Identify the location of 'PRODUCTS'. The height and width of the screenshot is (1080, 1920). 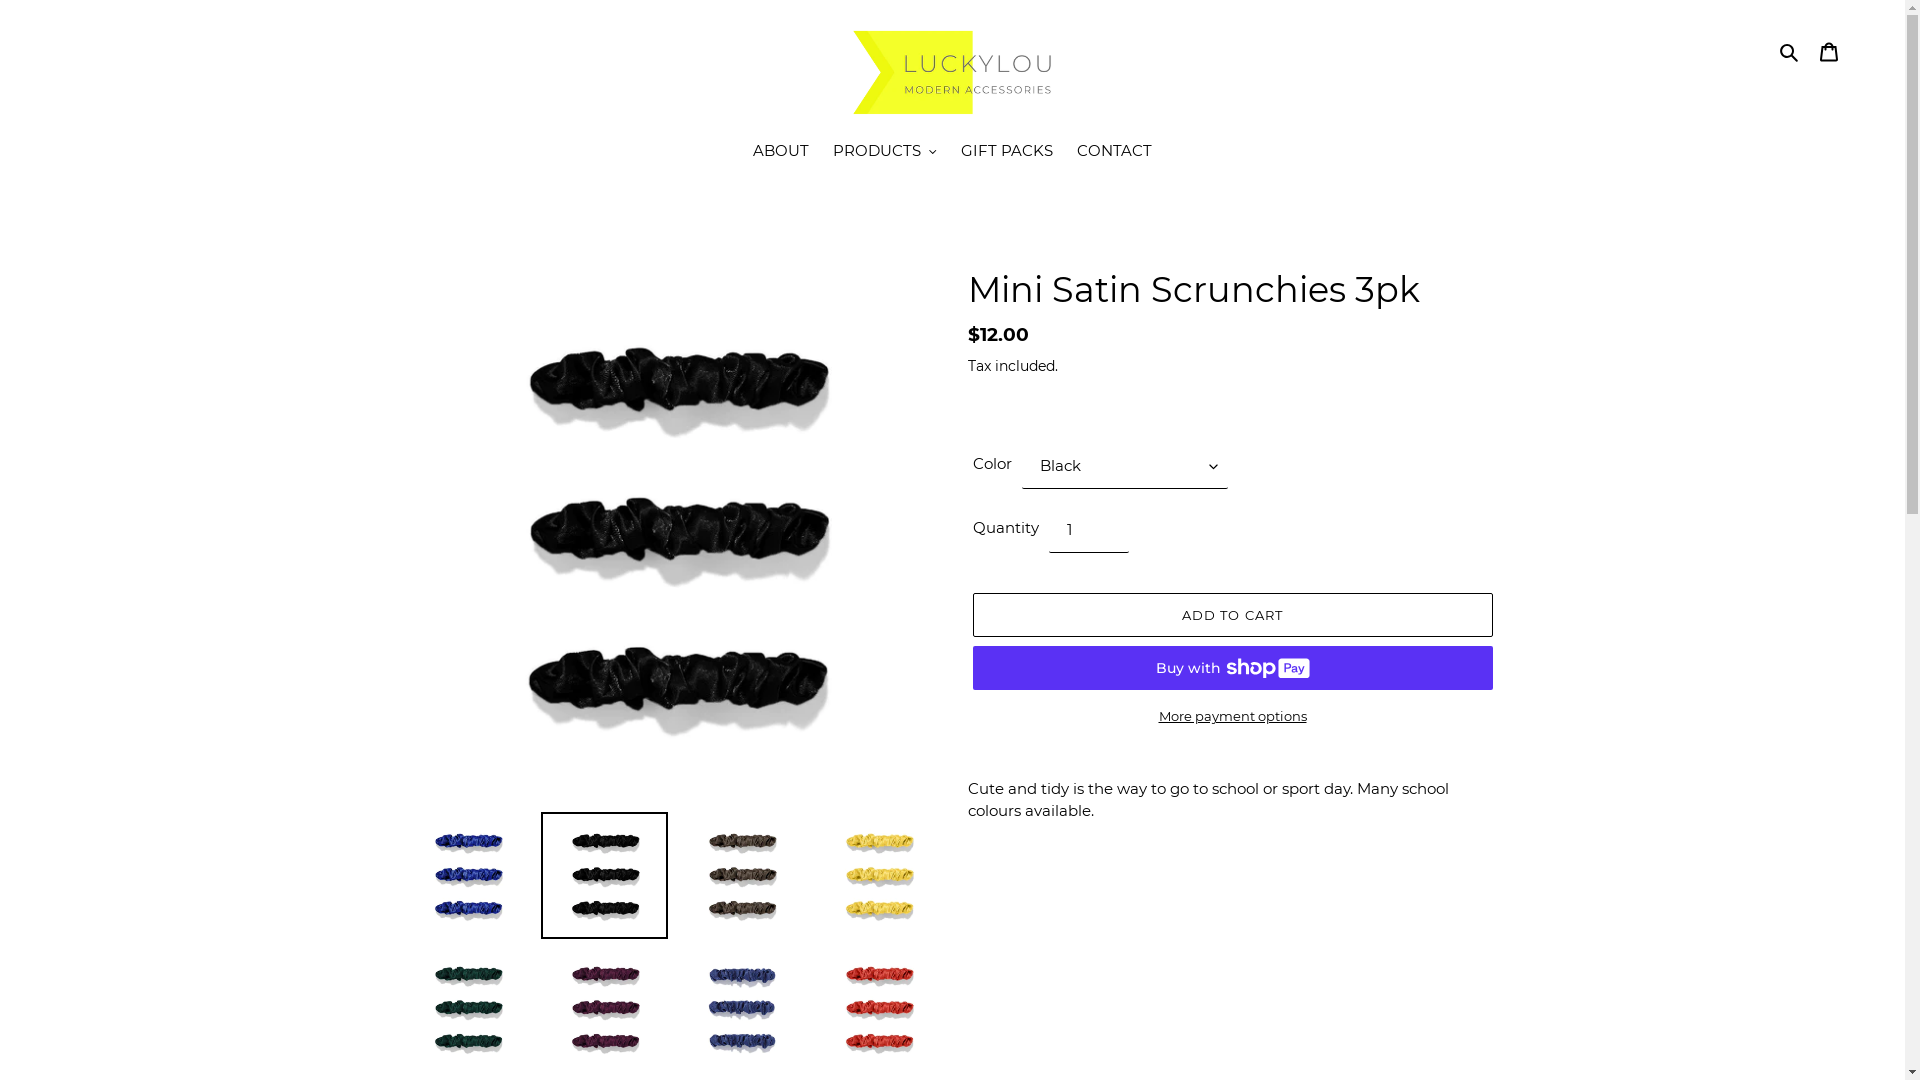
(822, 152).